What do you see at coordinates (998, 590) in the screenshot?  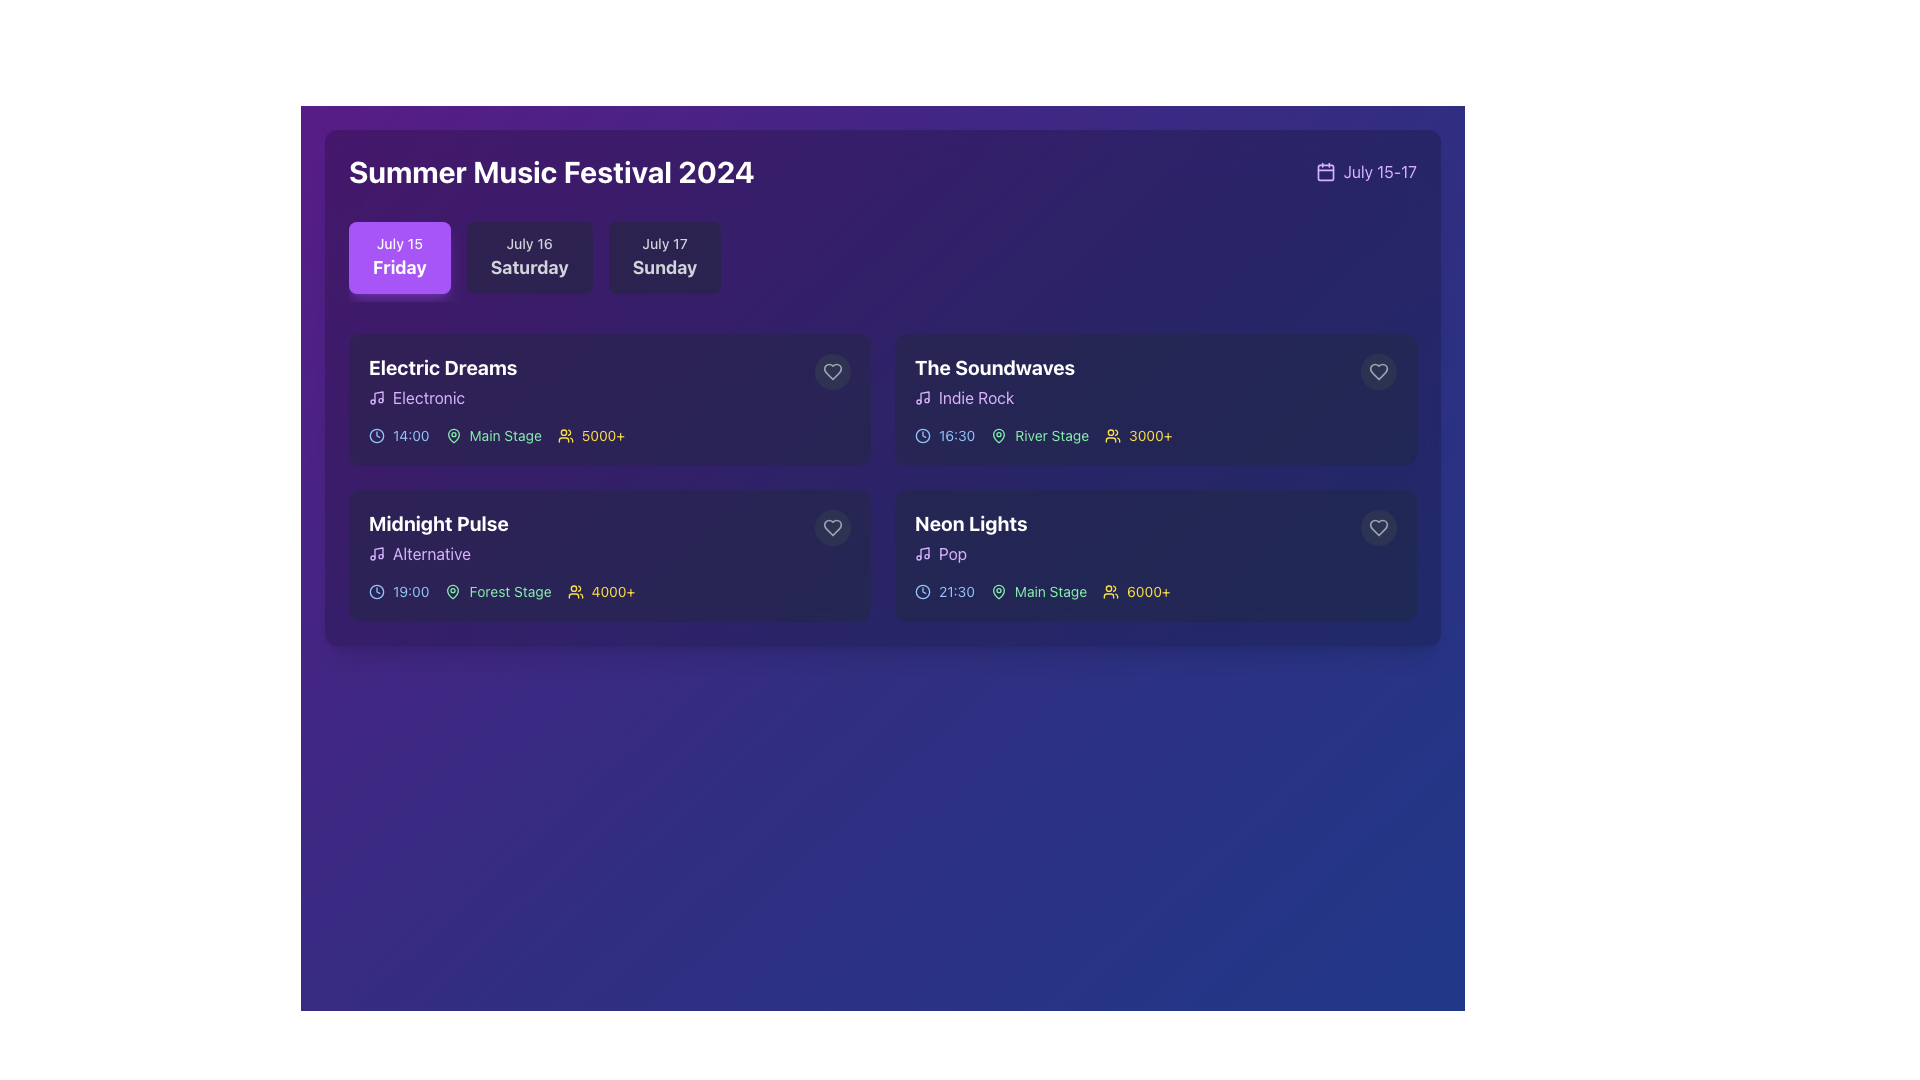 I see `the decorative icon located in the second row, second column card associated with 'Main Stage' in the 'Neon Lights' event listing` at bounding box center [998, 590].